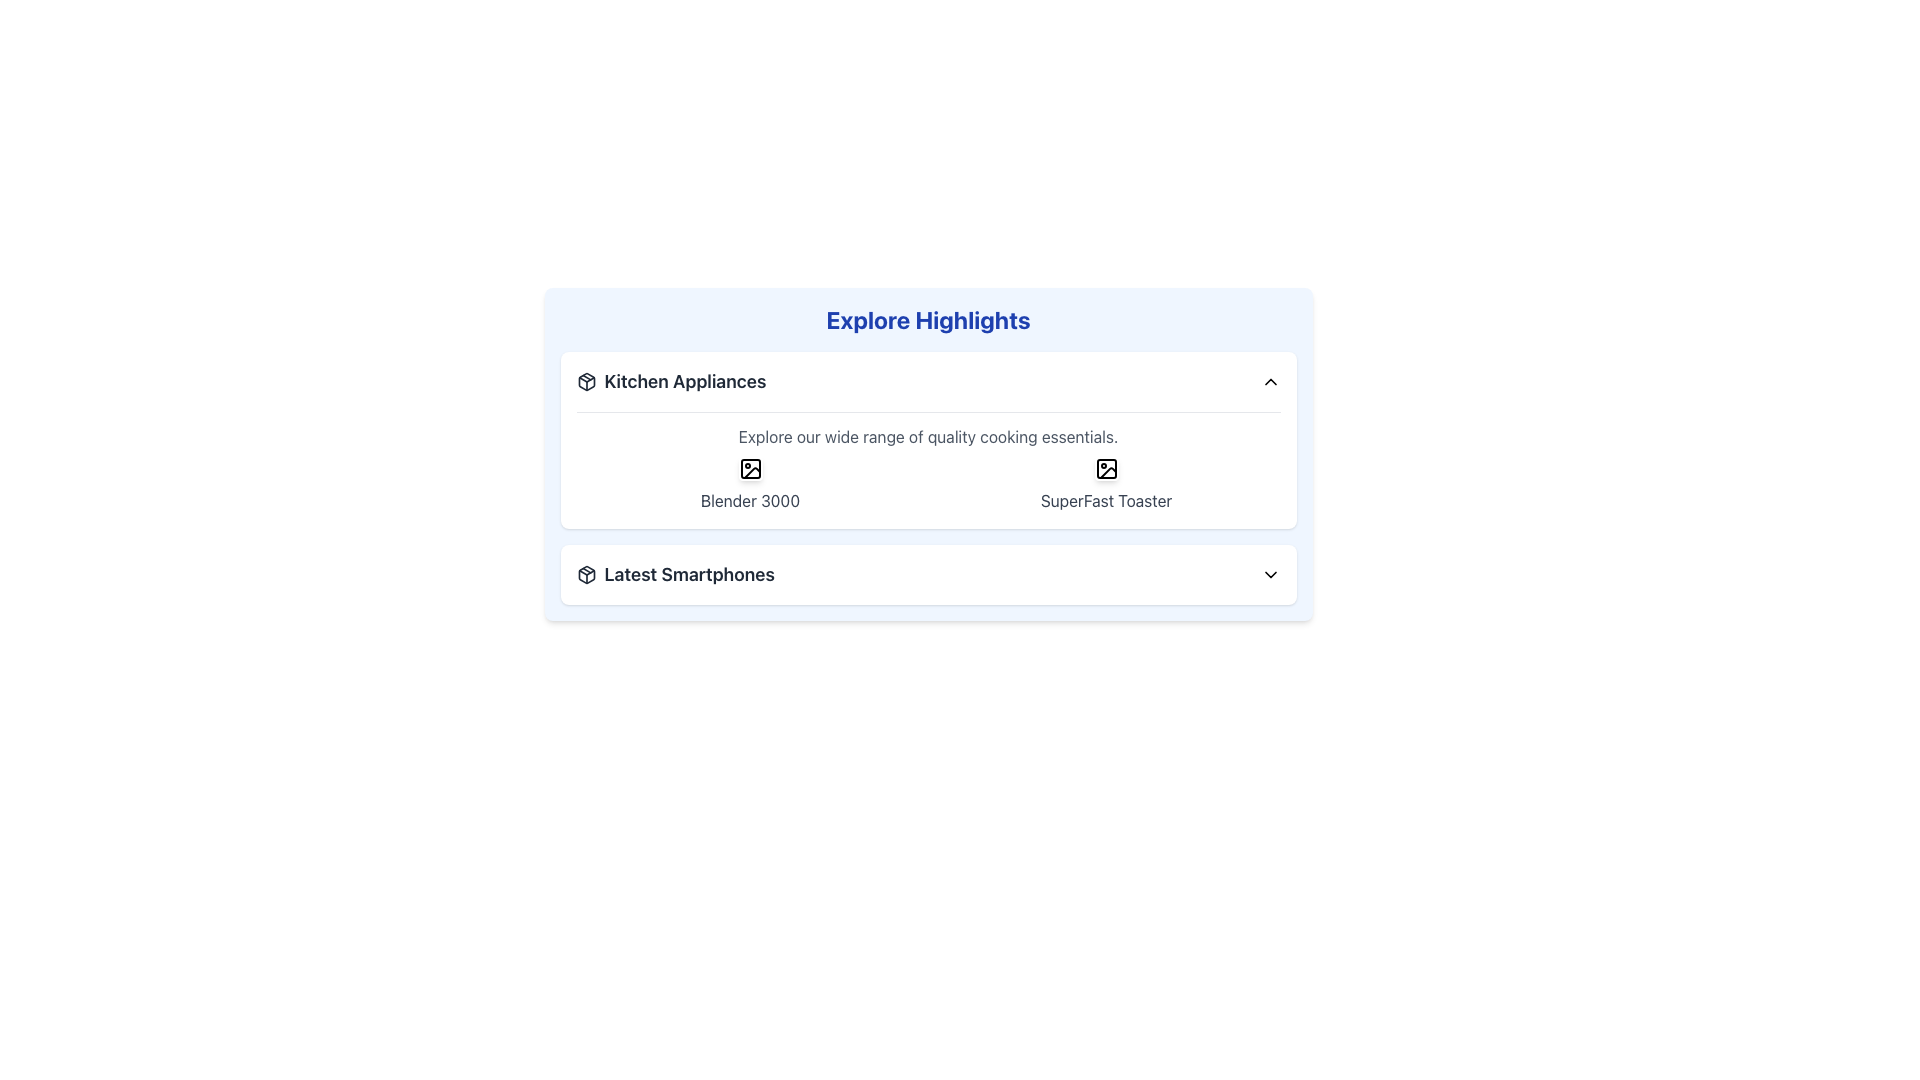 This screenshot has height=1080, width=1920. I want to click on the small icon representing an image placeholder located under the 'Kitchen Appliances' category, positioned to the left of the 'Blender 3000' text, so click(749, 469).